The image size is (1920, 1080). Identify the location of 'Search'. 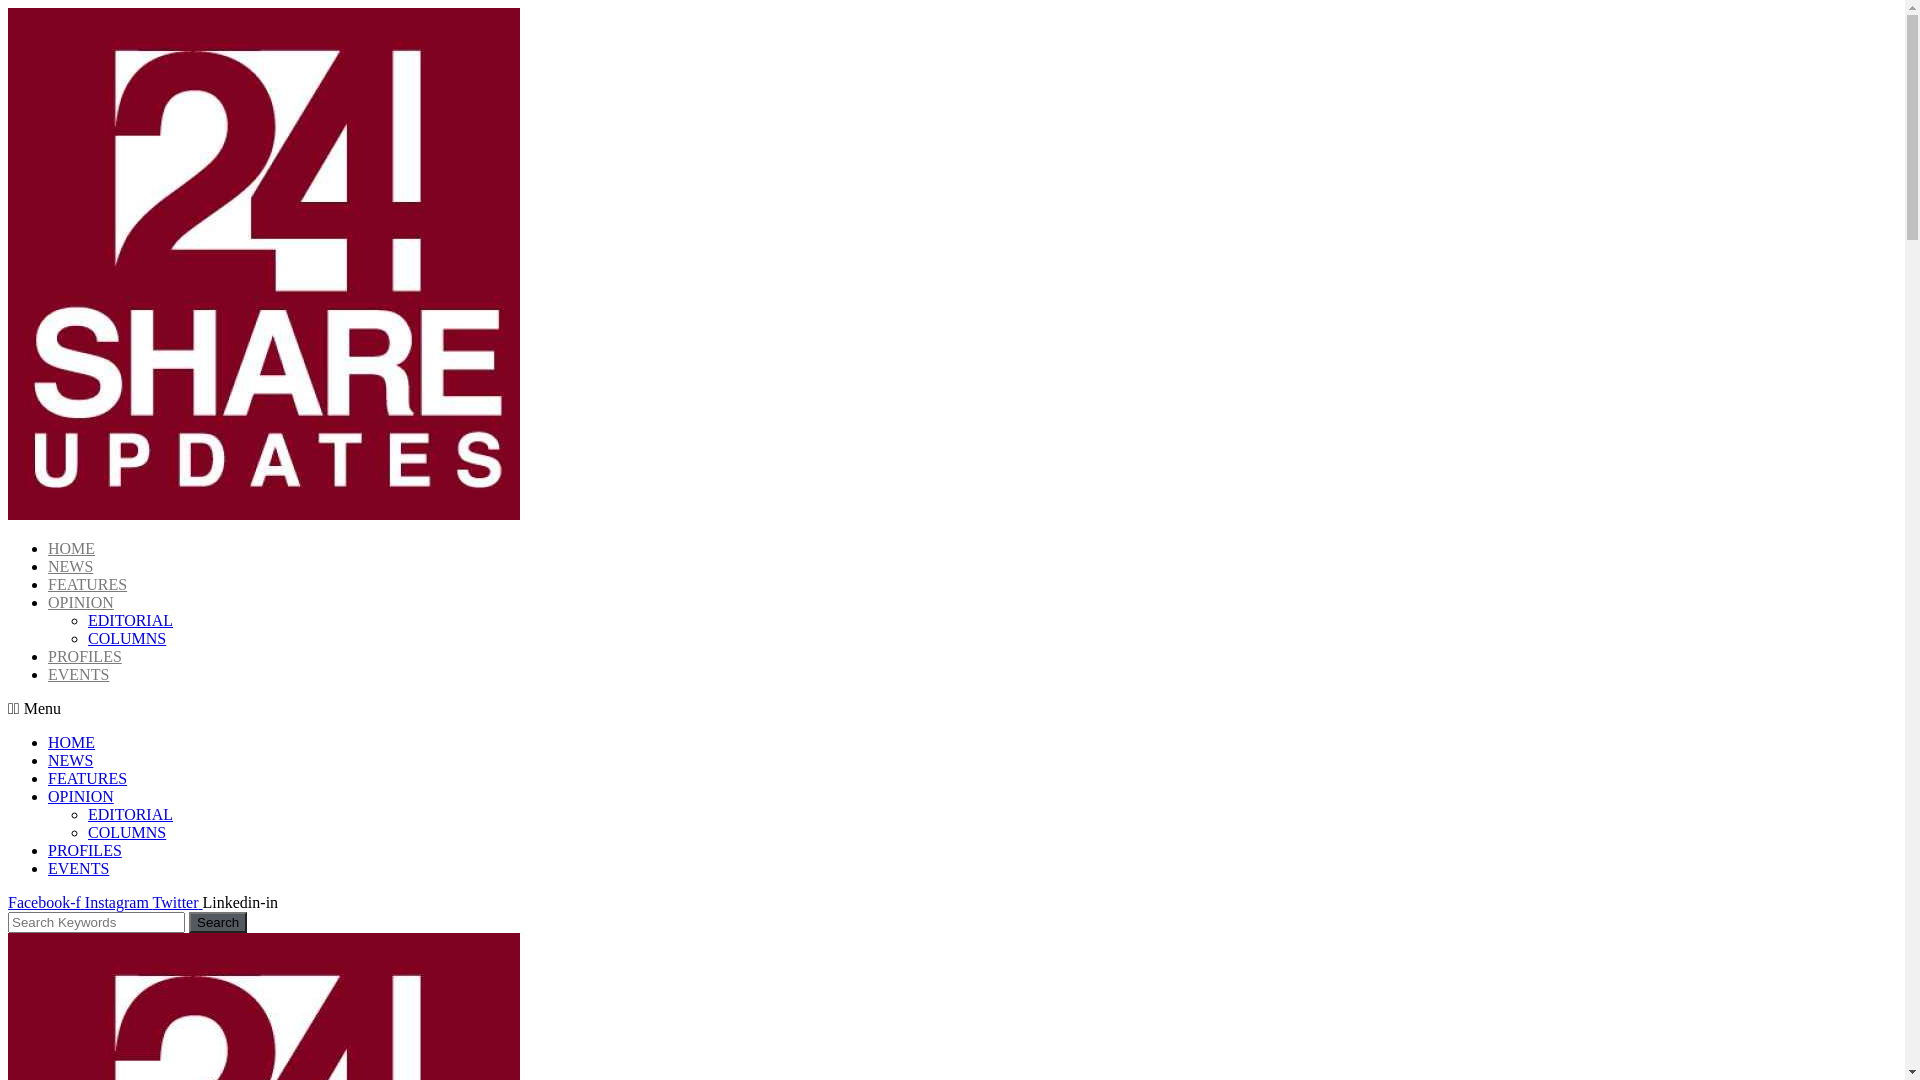
(217, 922).